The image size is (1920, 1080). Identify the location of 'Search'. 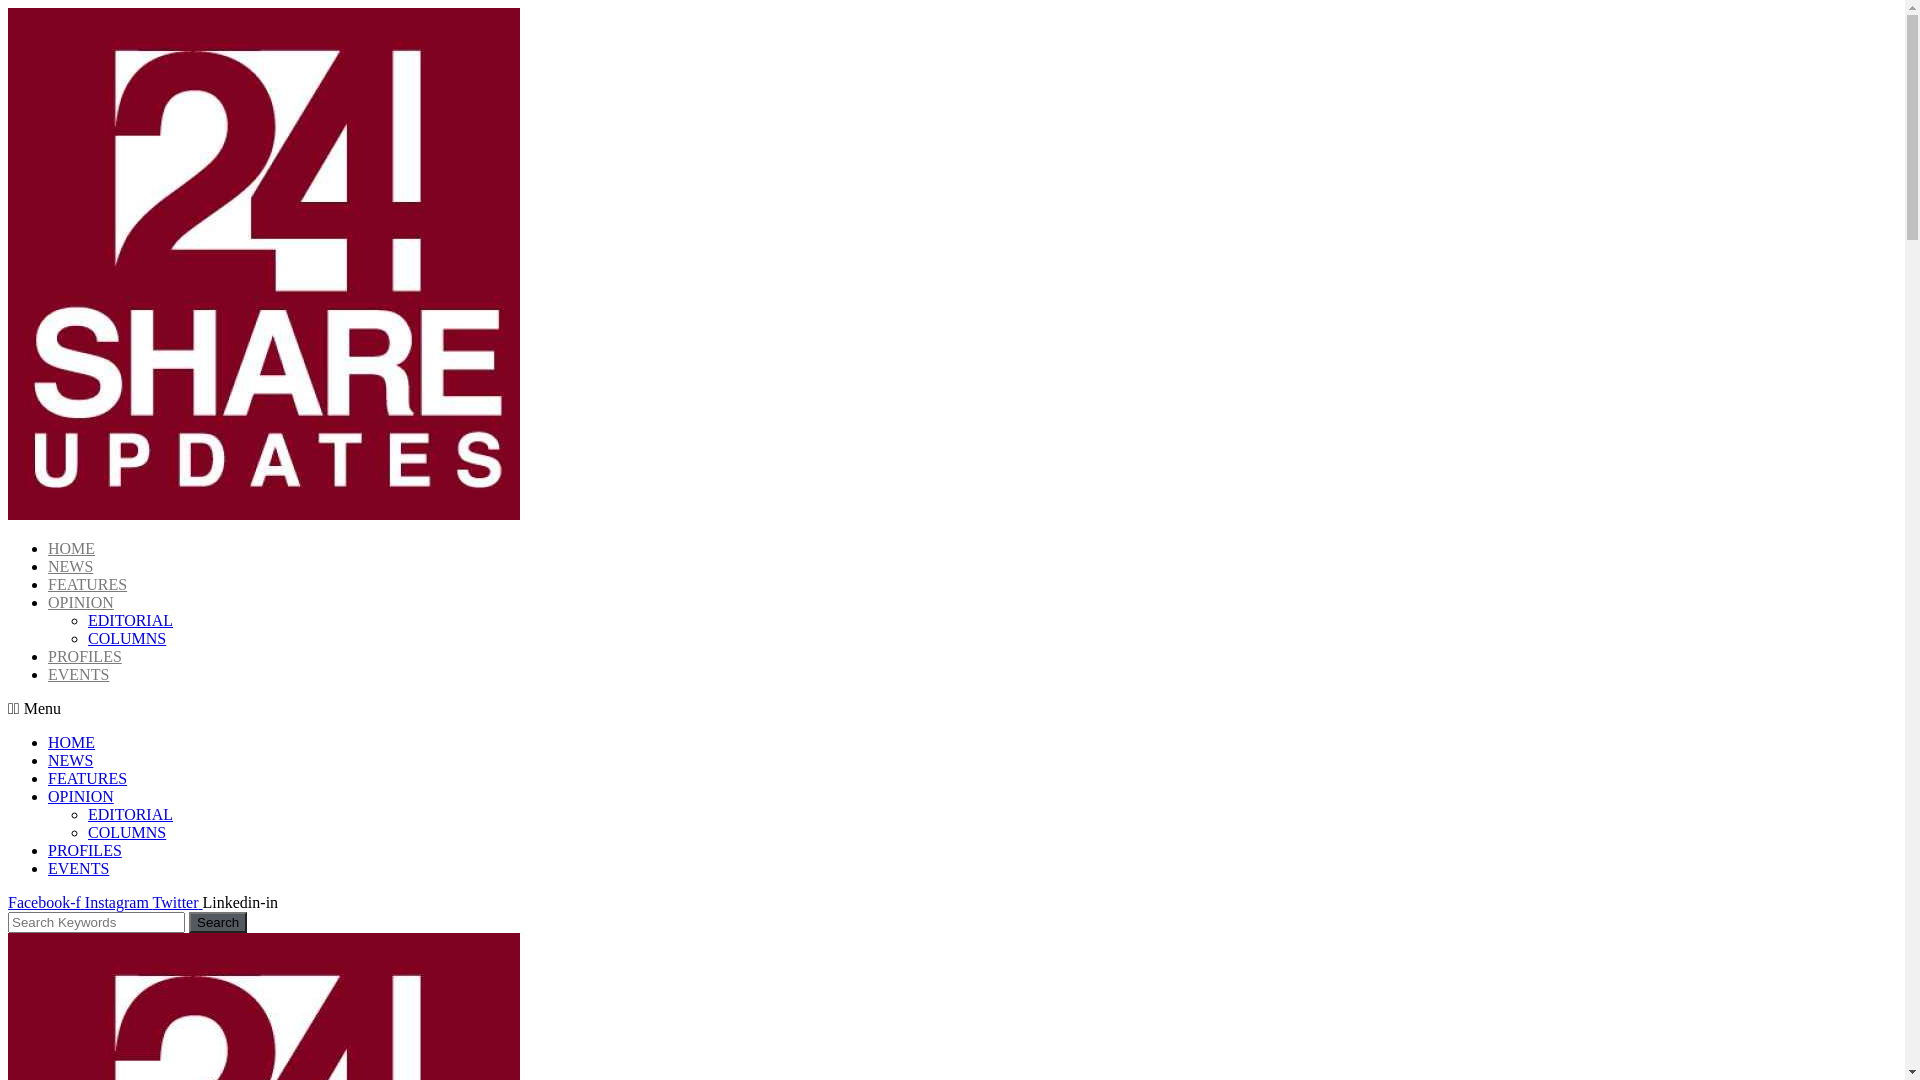
(217, 922).